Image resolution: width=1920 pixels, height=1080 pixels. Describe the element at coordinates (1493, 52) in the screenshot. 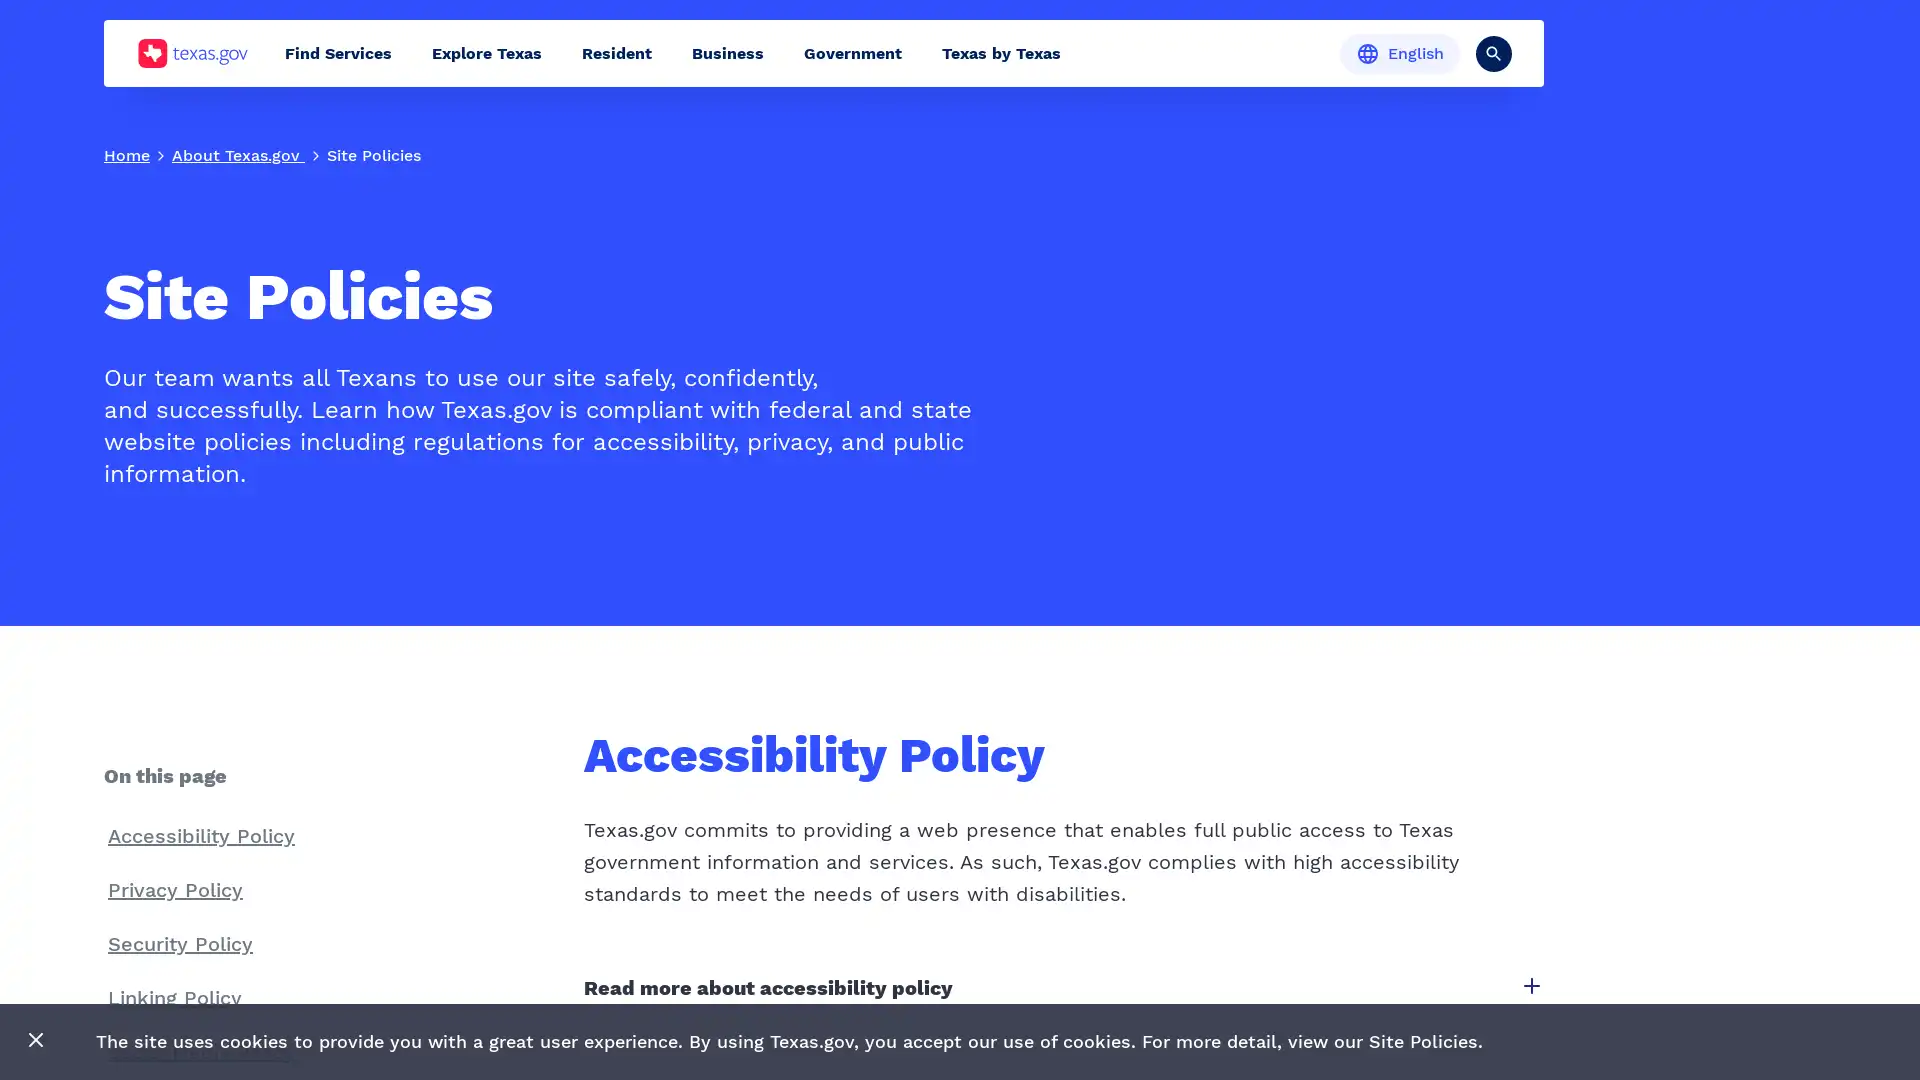

I see `Search` at that location.